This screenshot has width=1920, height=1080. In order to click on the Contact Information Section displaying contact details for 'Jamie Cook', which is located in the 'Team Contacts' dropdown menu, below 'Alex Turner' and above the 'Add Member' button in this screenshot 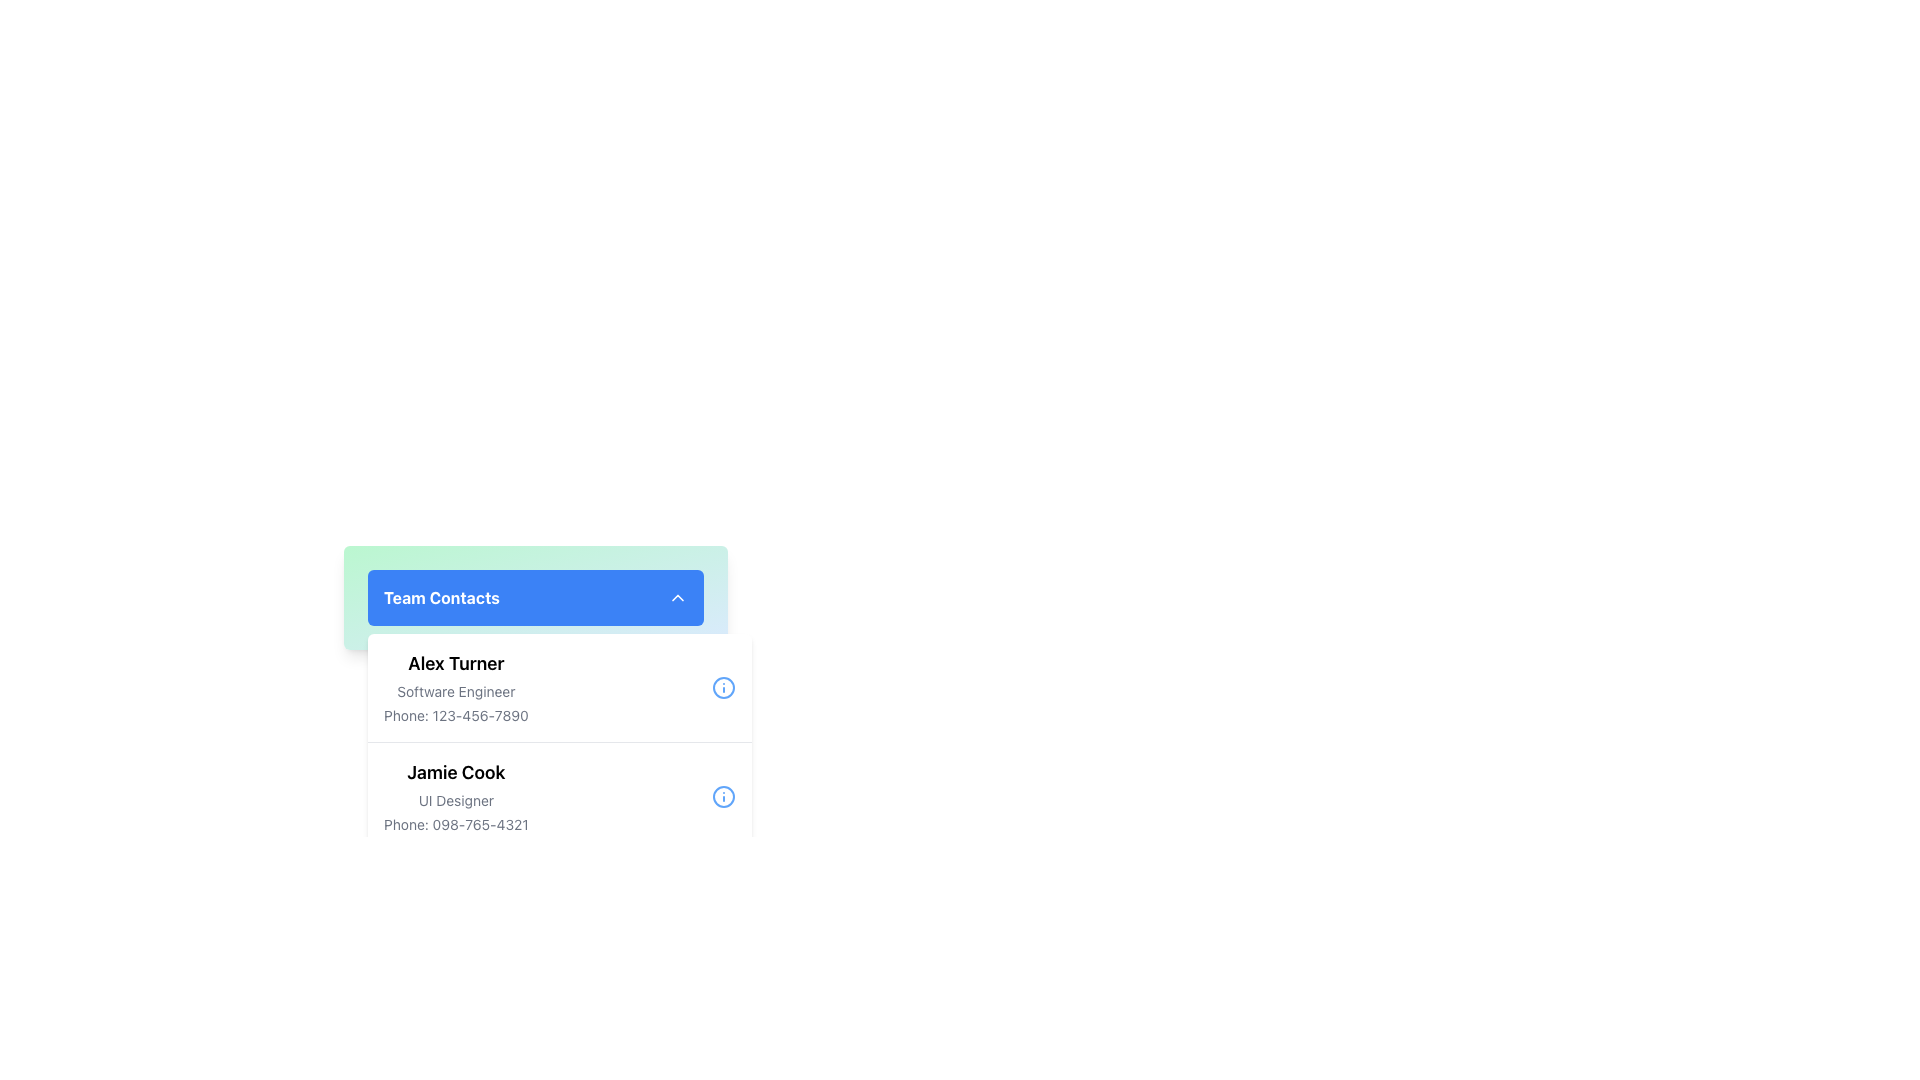, I will do `click(560, 795)`.